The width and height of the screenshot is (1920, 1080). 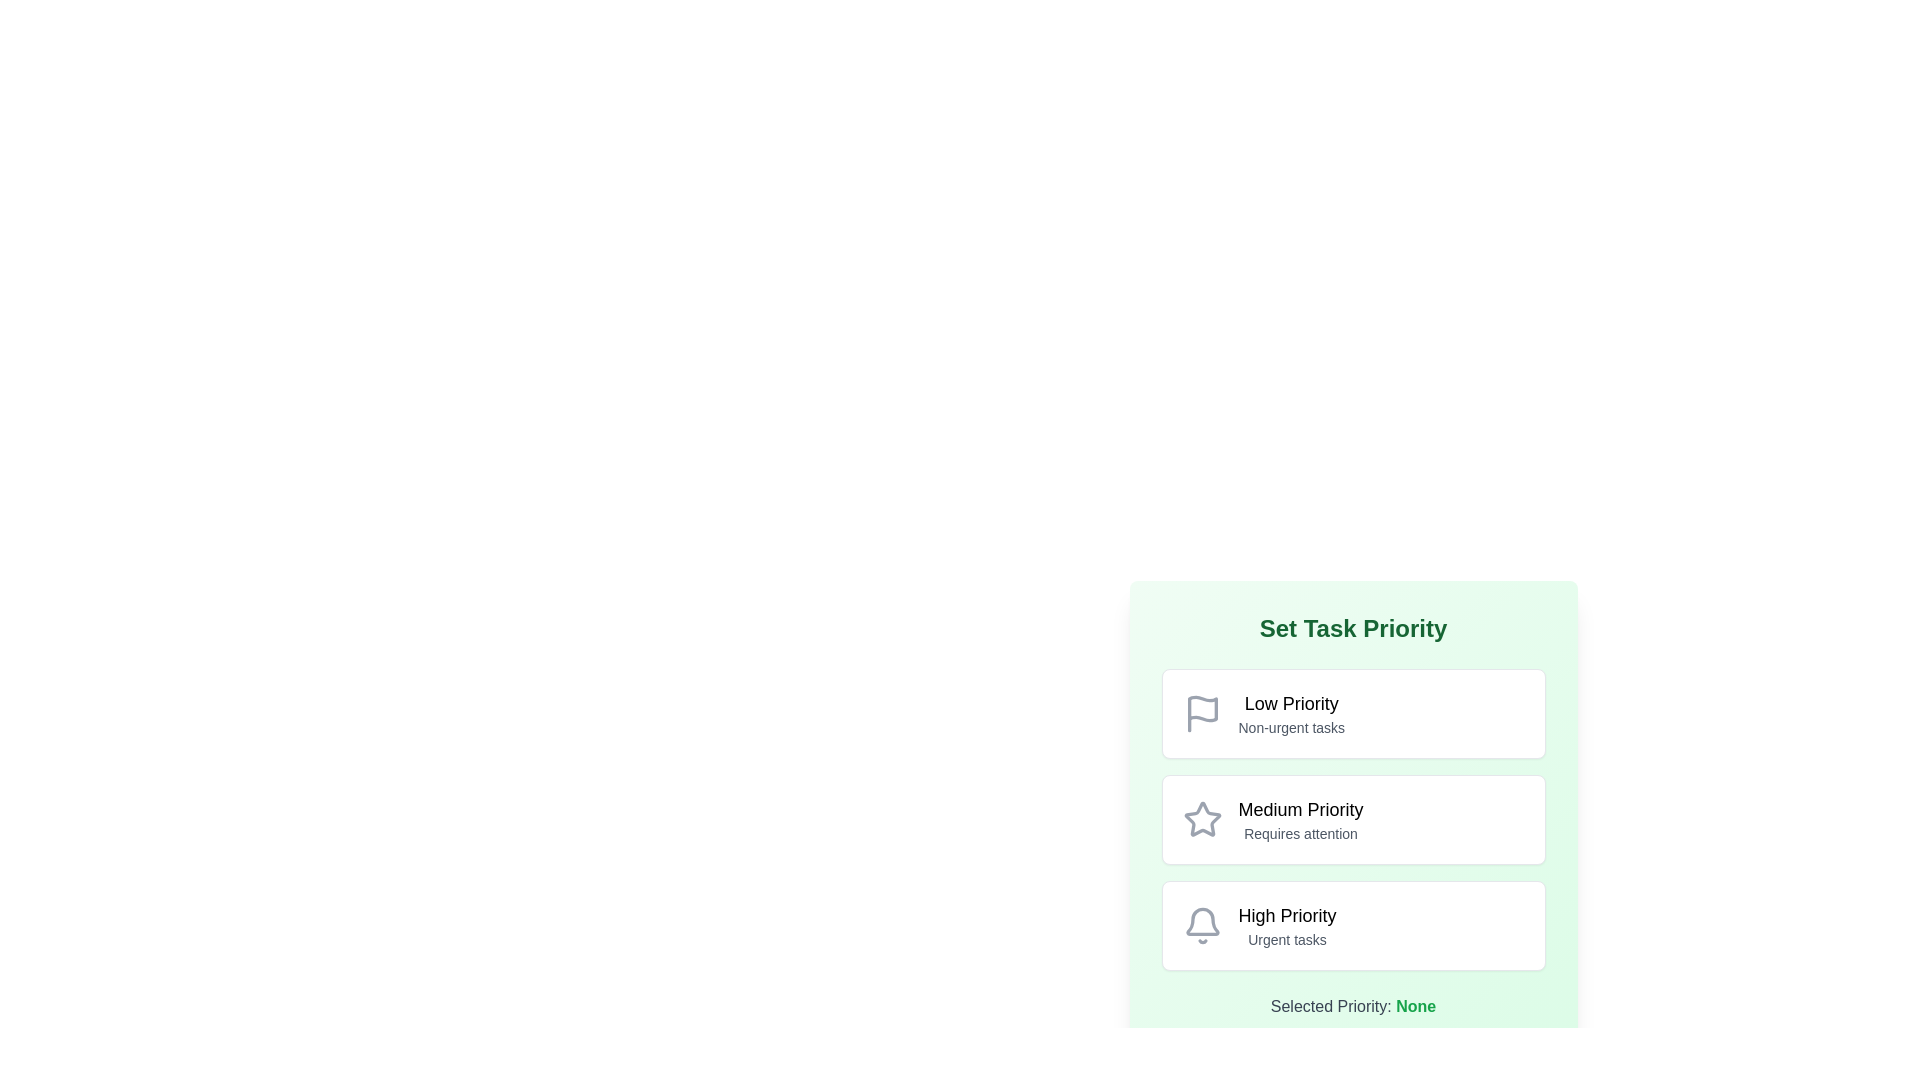 What do you see at coordinates (1353, 816) in the screenshot?
I see `and interpret the descriptions for each priority level in the 'Set Task Priority' interactive panel, which includes 'Low Priority', 'Medium Priority', and 'High Priority'` at bounding box center [1353, 816].